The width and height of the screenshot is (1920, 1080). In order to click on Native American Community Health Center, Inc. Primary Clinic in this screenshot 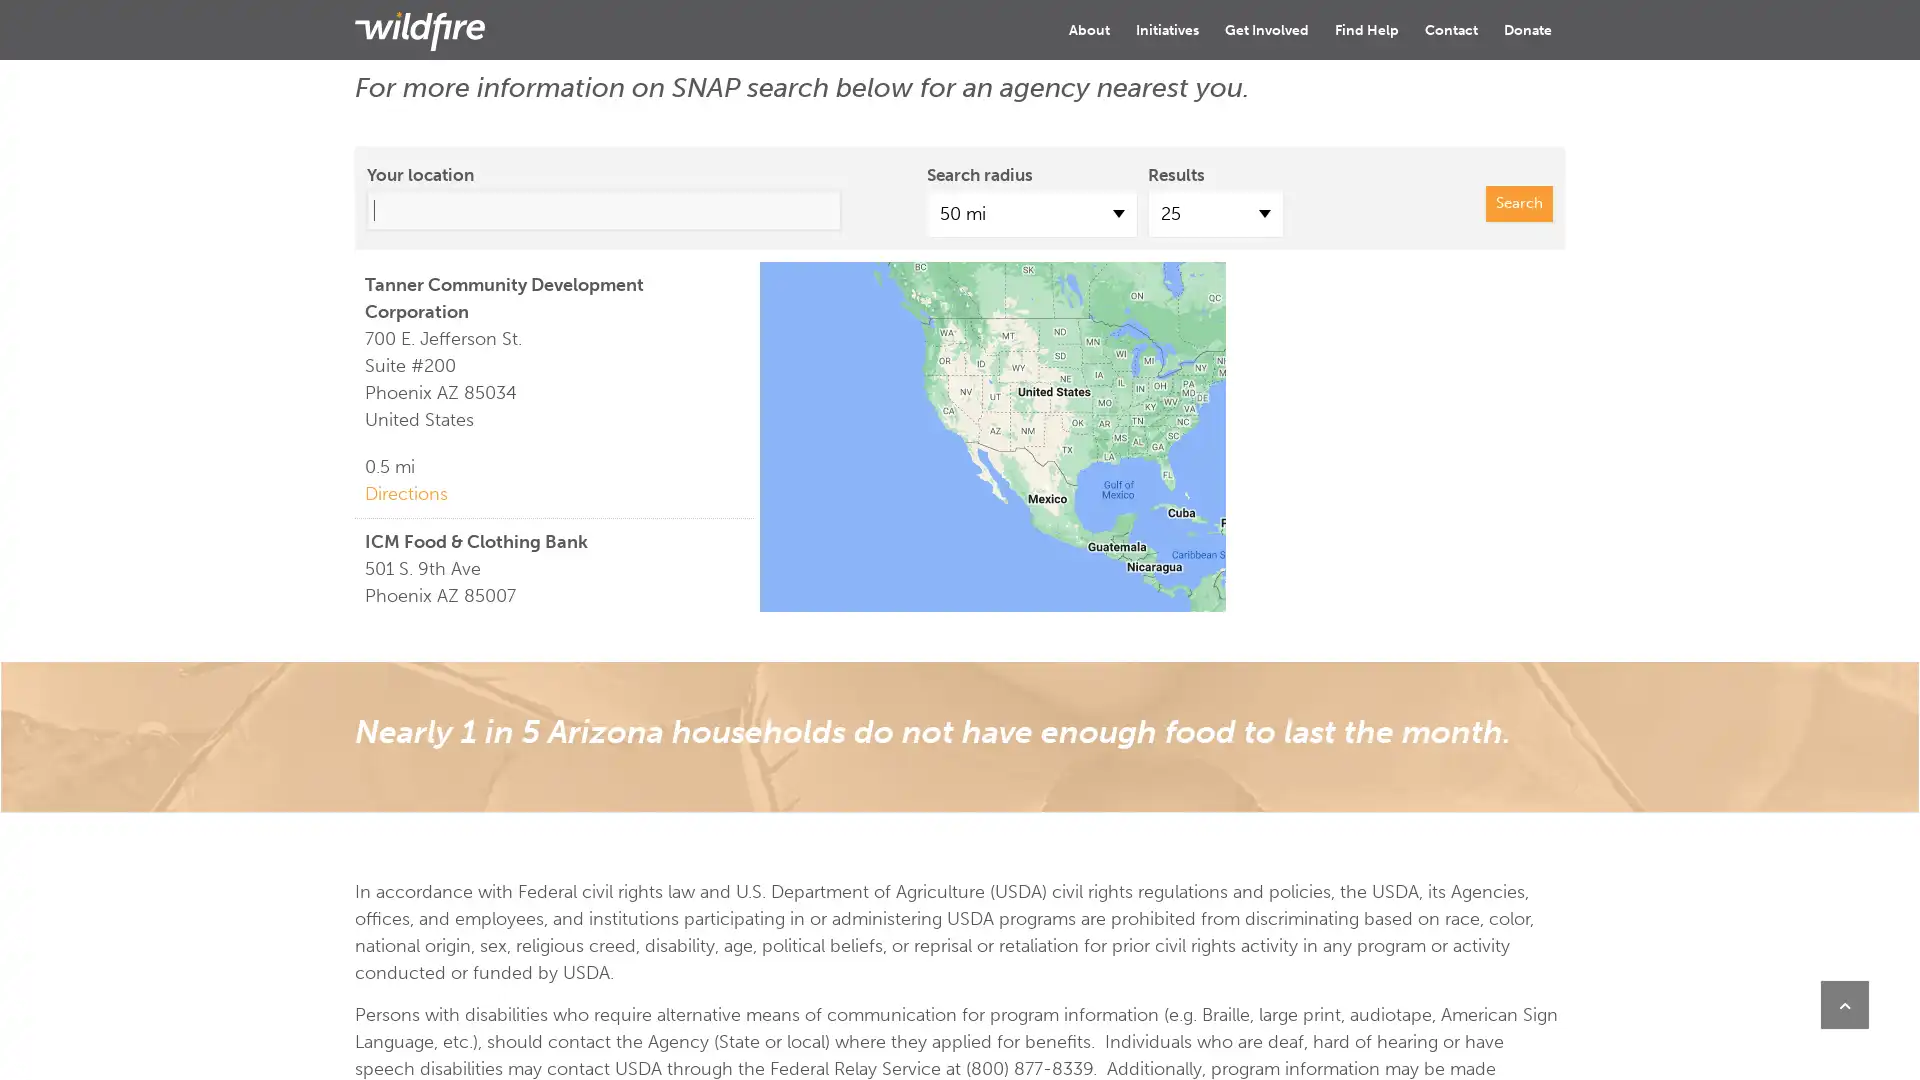, I will do `click(1153, 383)`.